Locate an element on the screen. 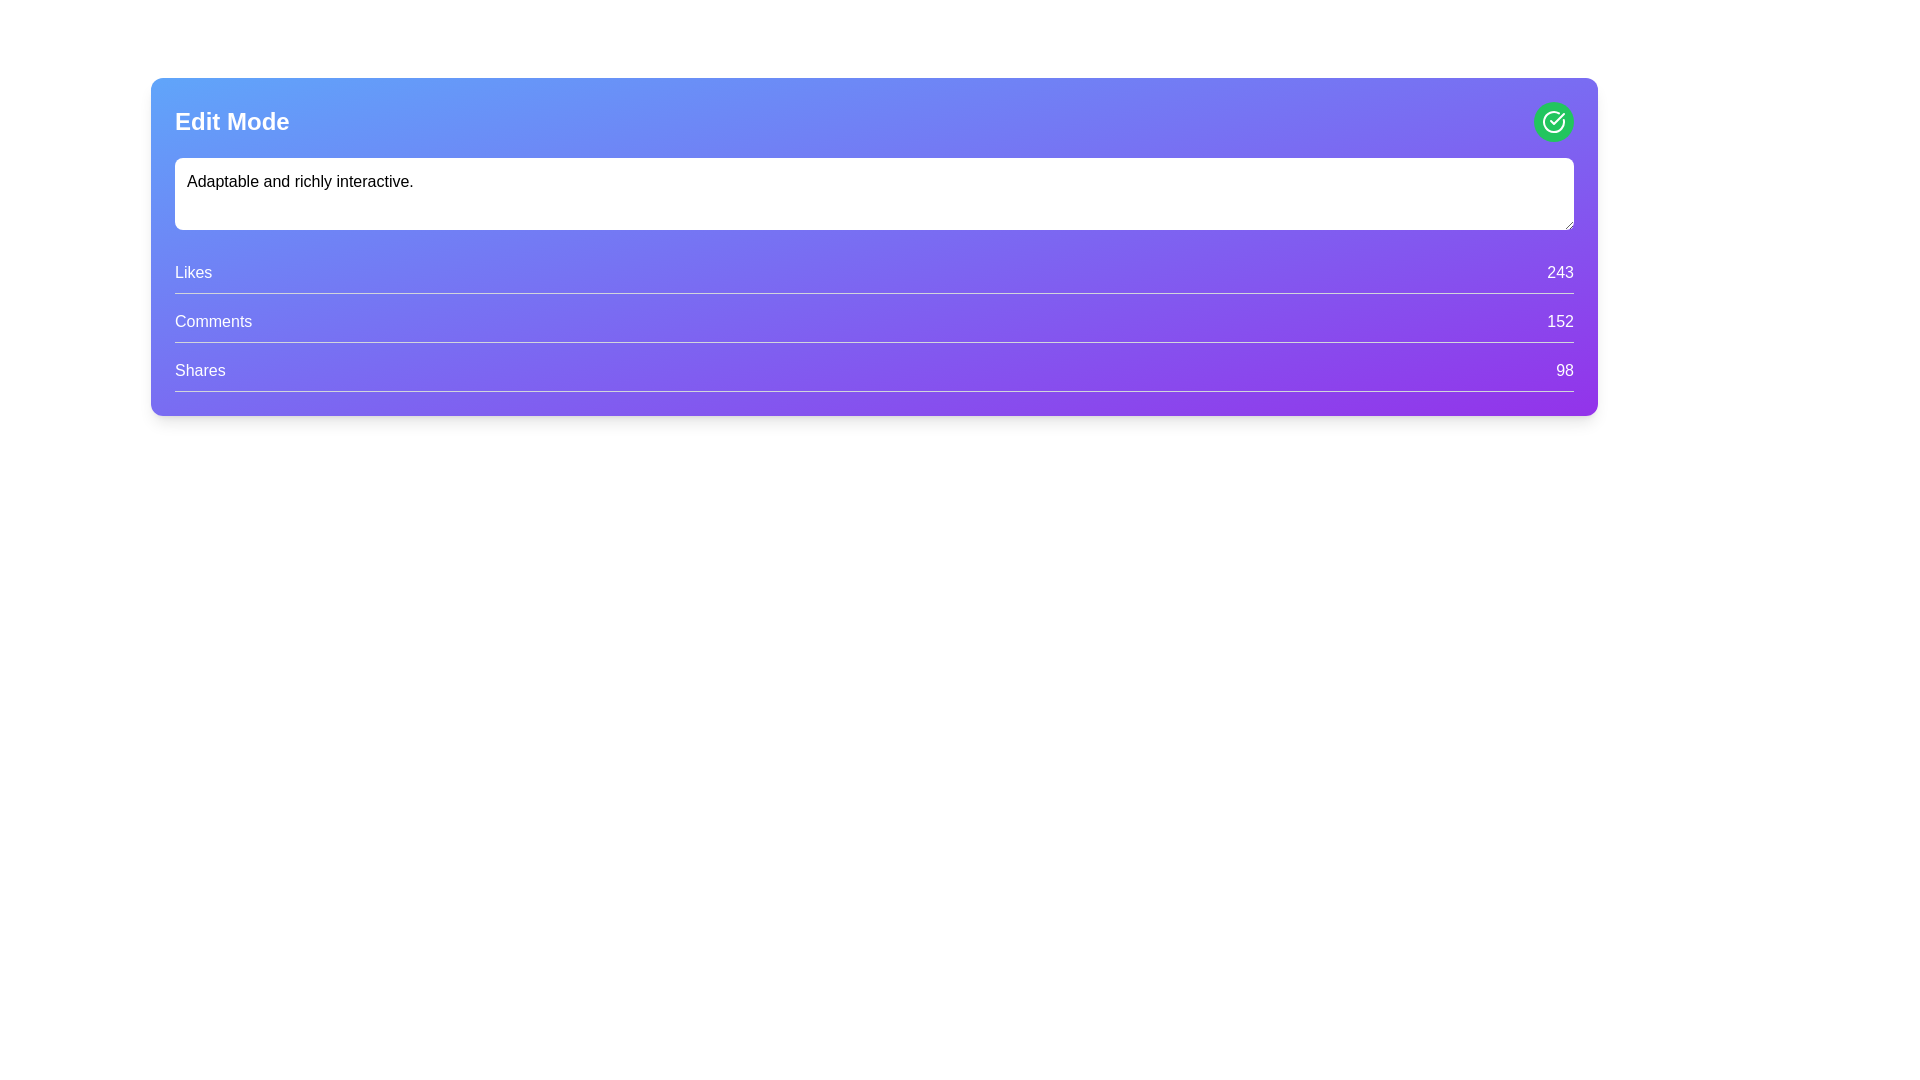  the 'Likes' text display, which shows the number of Likes associated with the entity and is located in the rightmost portion of the row labeled 'Likes' is located at coordinates (1559, 273).